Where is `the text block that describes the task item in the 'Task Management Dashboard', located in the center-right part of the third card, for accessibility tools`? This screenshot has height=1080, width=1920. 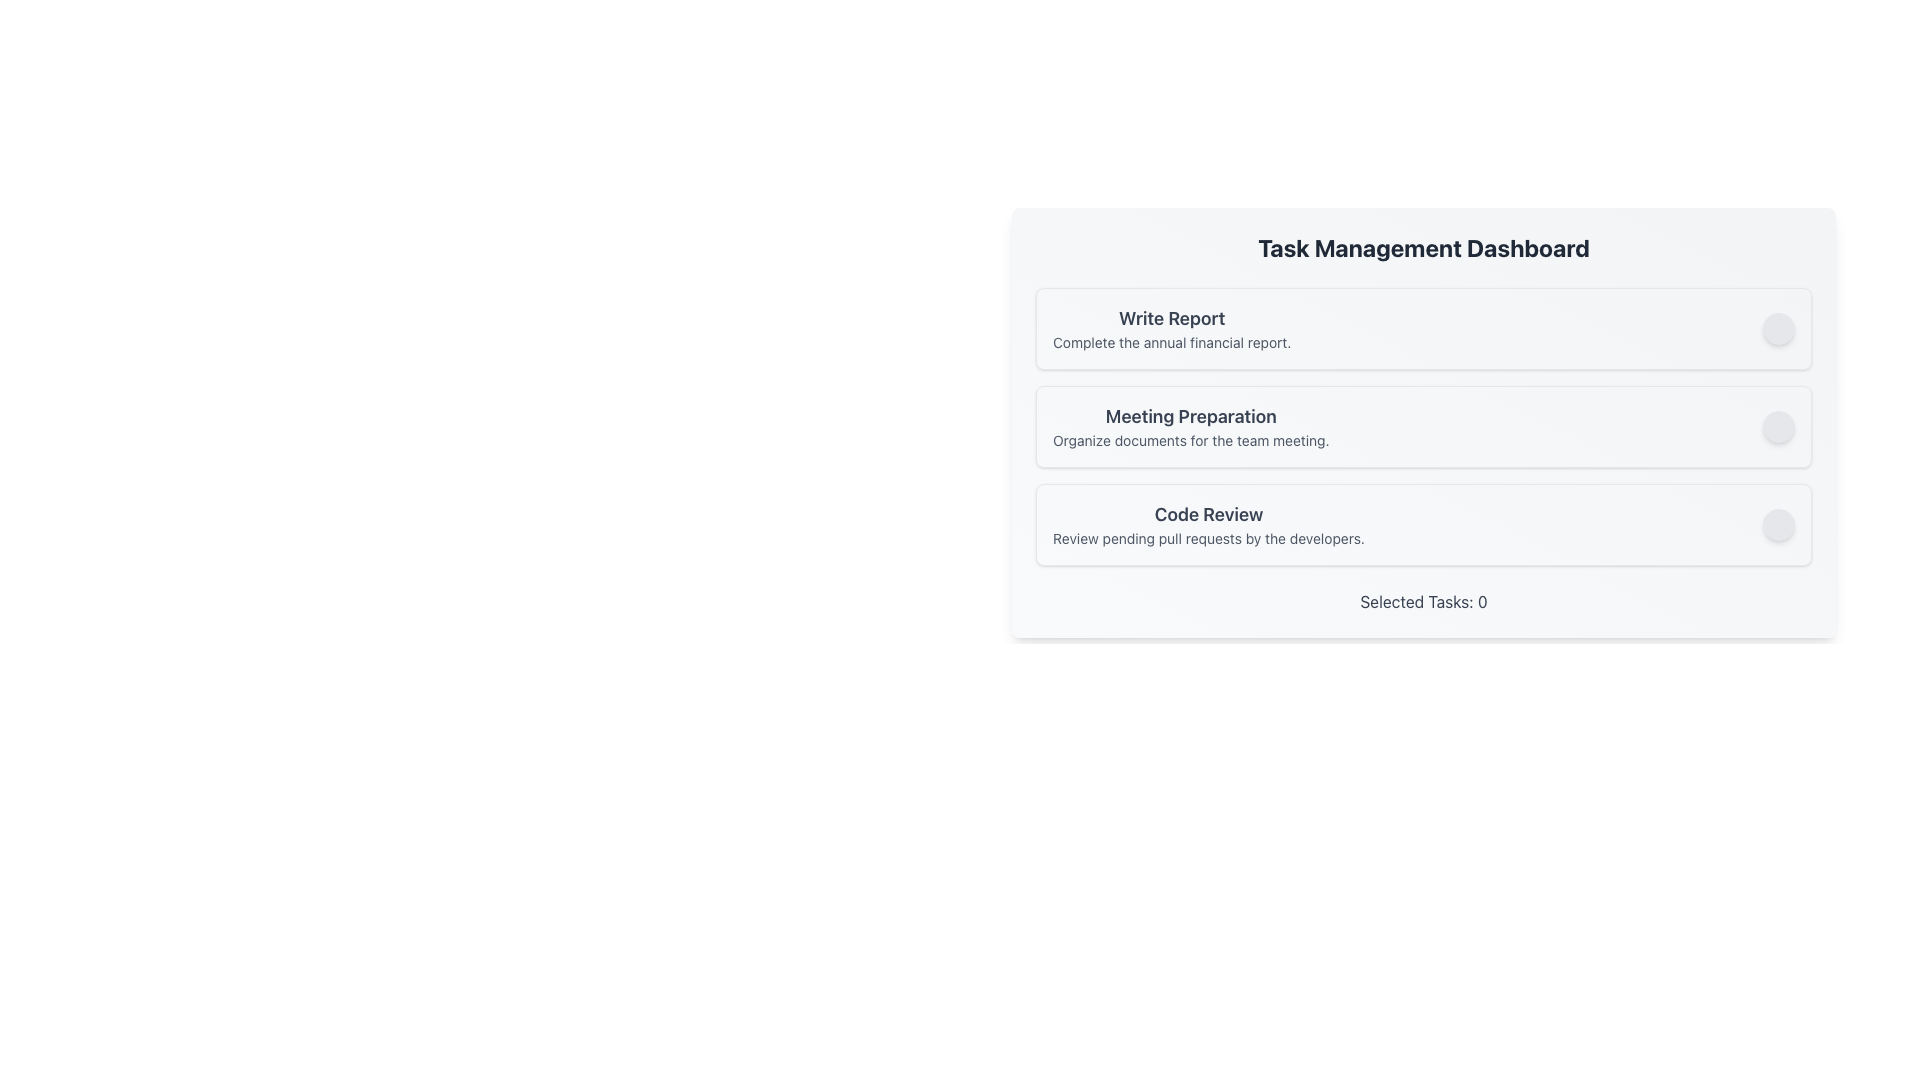
the text block that describes the task item in the 'Task Management Dashboard', located in the center-right part of the third card, for accessibility tools is located at coordinates (1208, 523).